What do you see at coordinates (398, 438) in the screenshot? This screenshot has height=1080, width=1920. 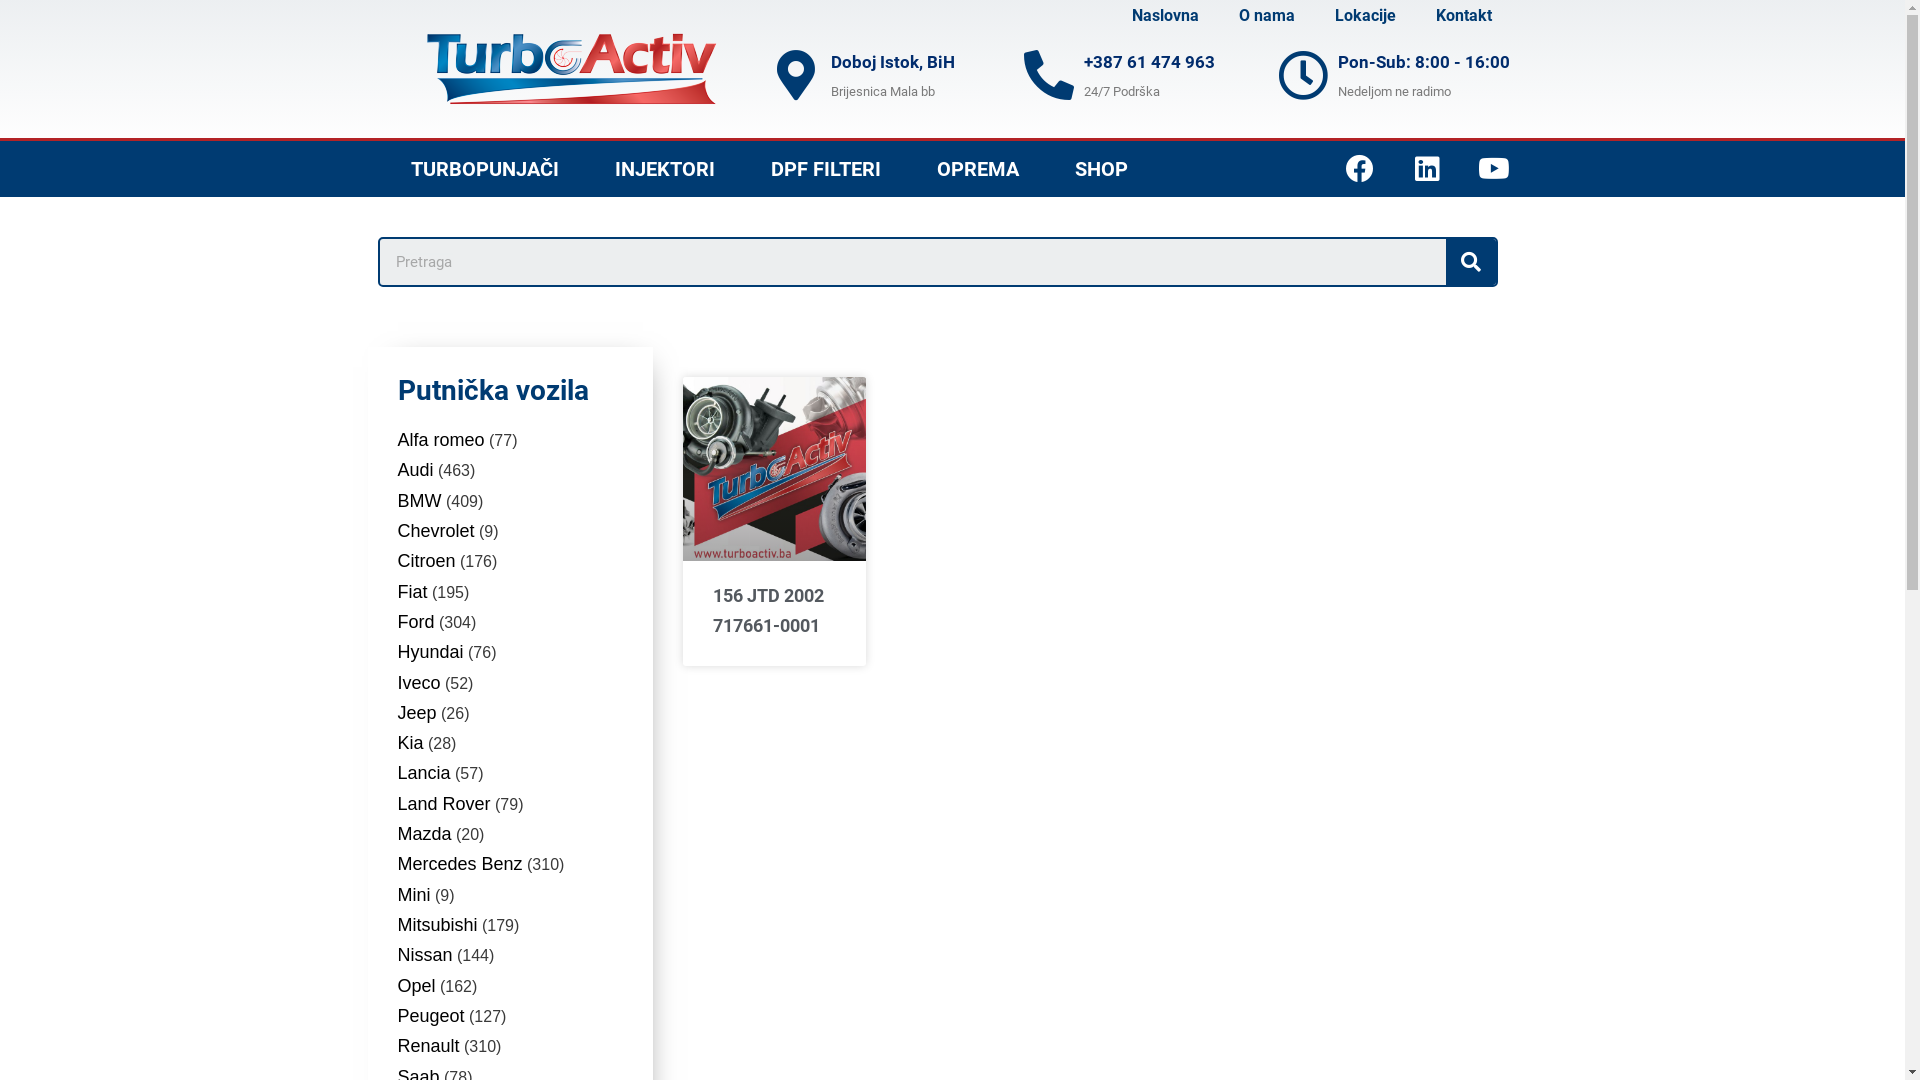 I see `'Alfa romeo'` at bounding box center [398, 438].